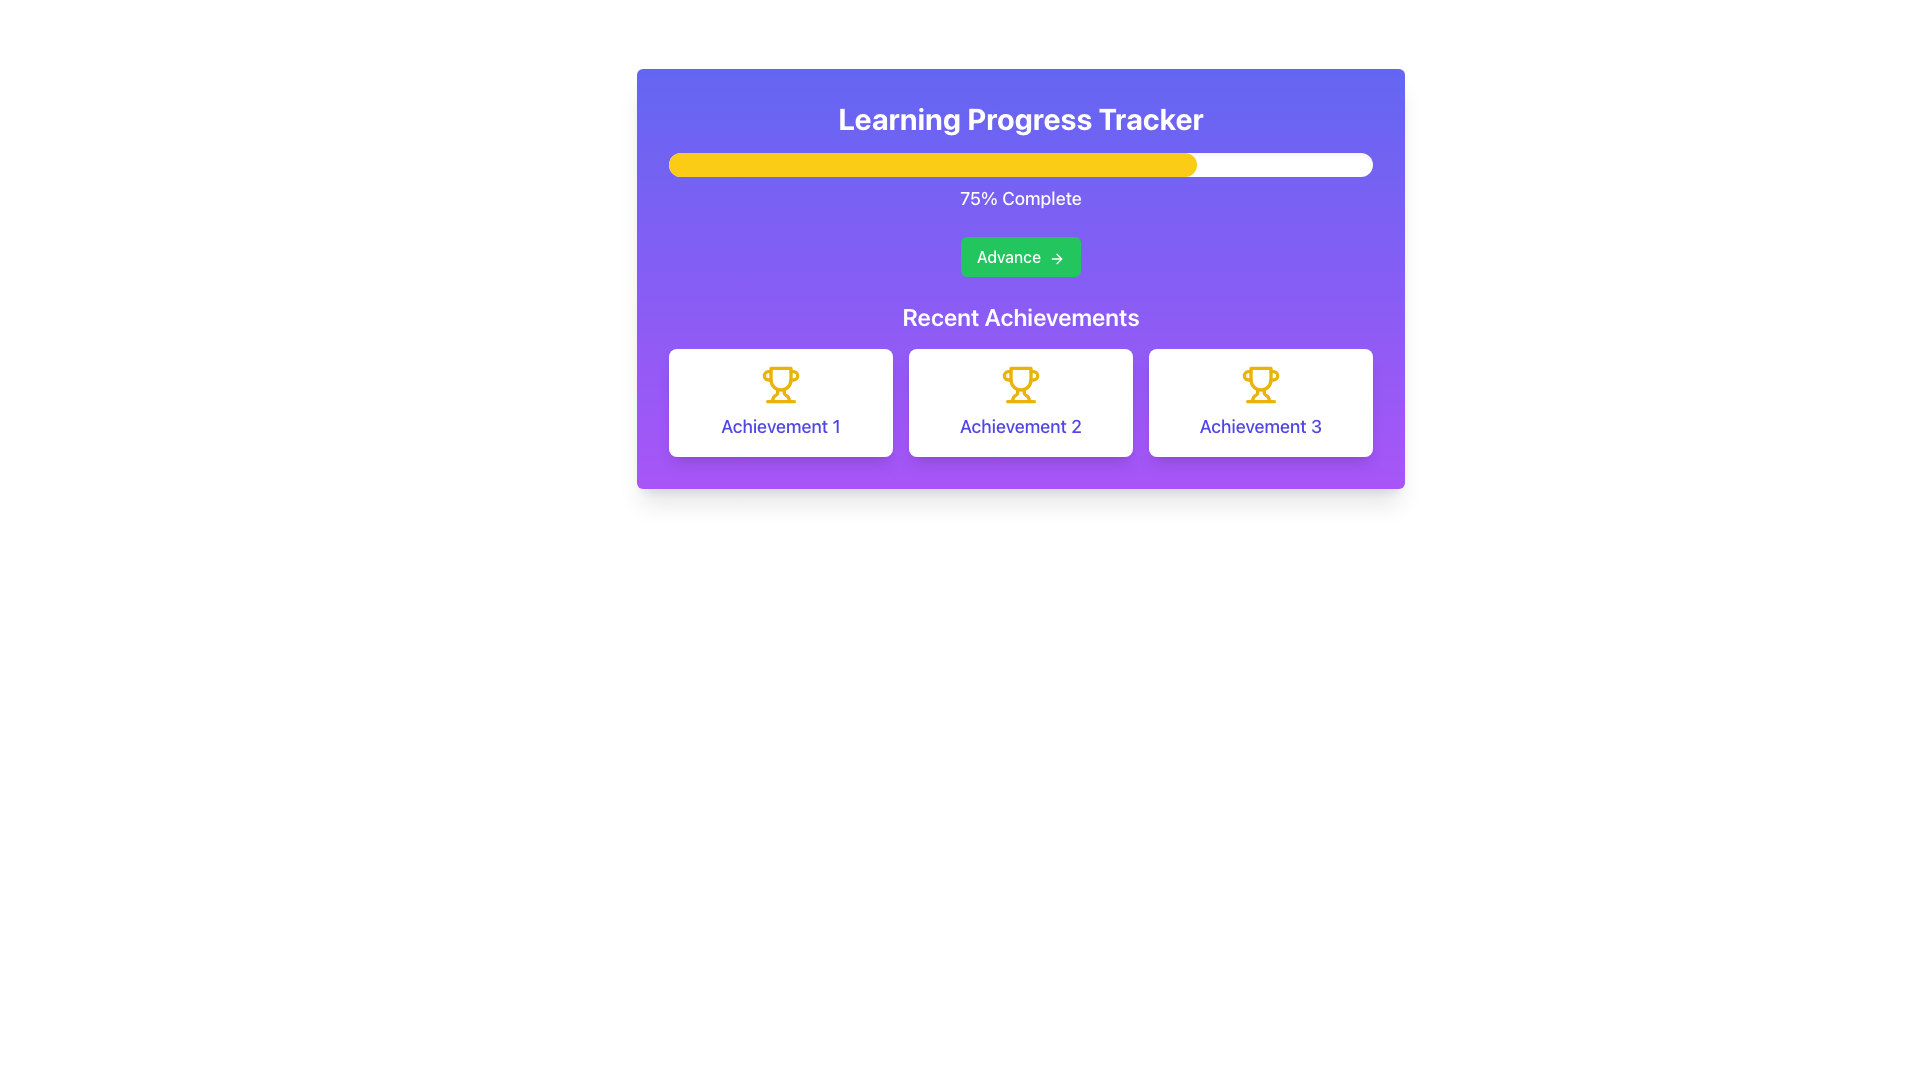 This screenshot has width=1920, height=1080. Describe the element at coordinates (1260, 426) in the screenshot. I see `text label for the third achievement displayed in the Recent Achievements section, located at the bottom-right of the section beneath the trophy icon` at that location.